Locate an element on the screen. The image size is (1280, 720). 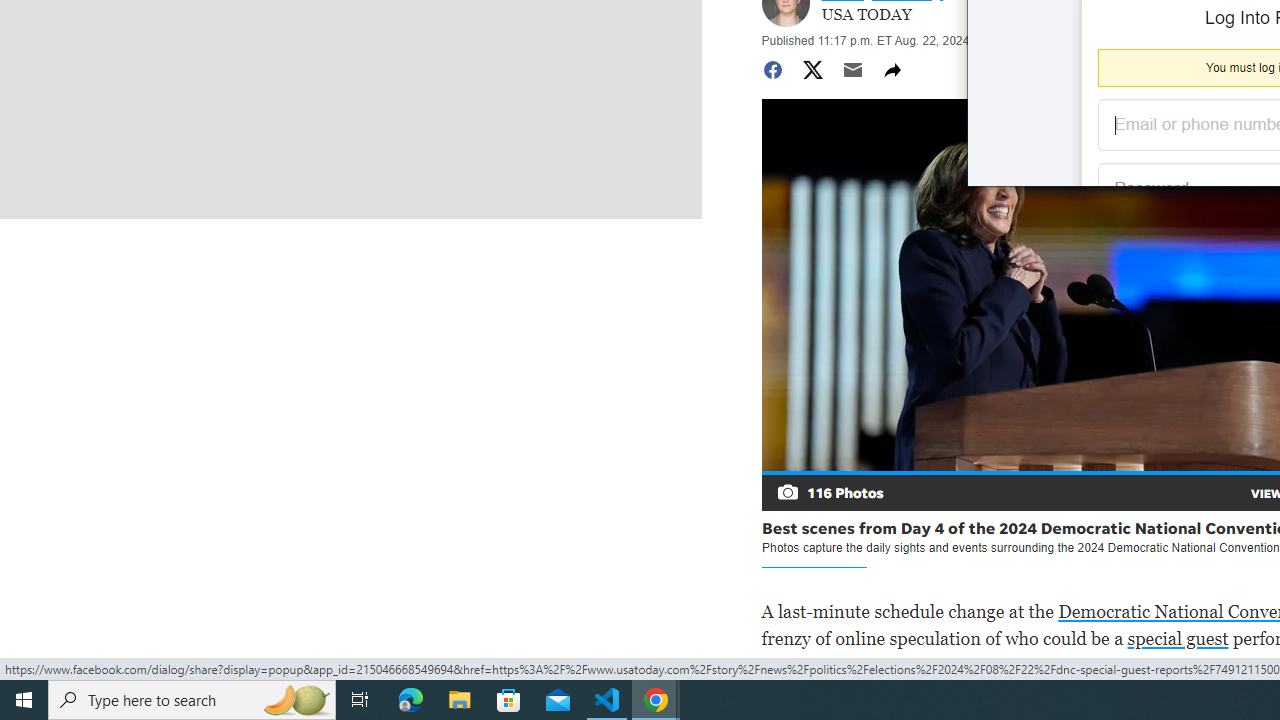
'File Explorer' is located at coordinates (459, 698).